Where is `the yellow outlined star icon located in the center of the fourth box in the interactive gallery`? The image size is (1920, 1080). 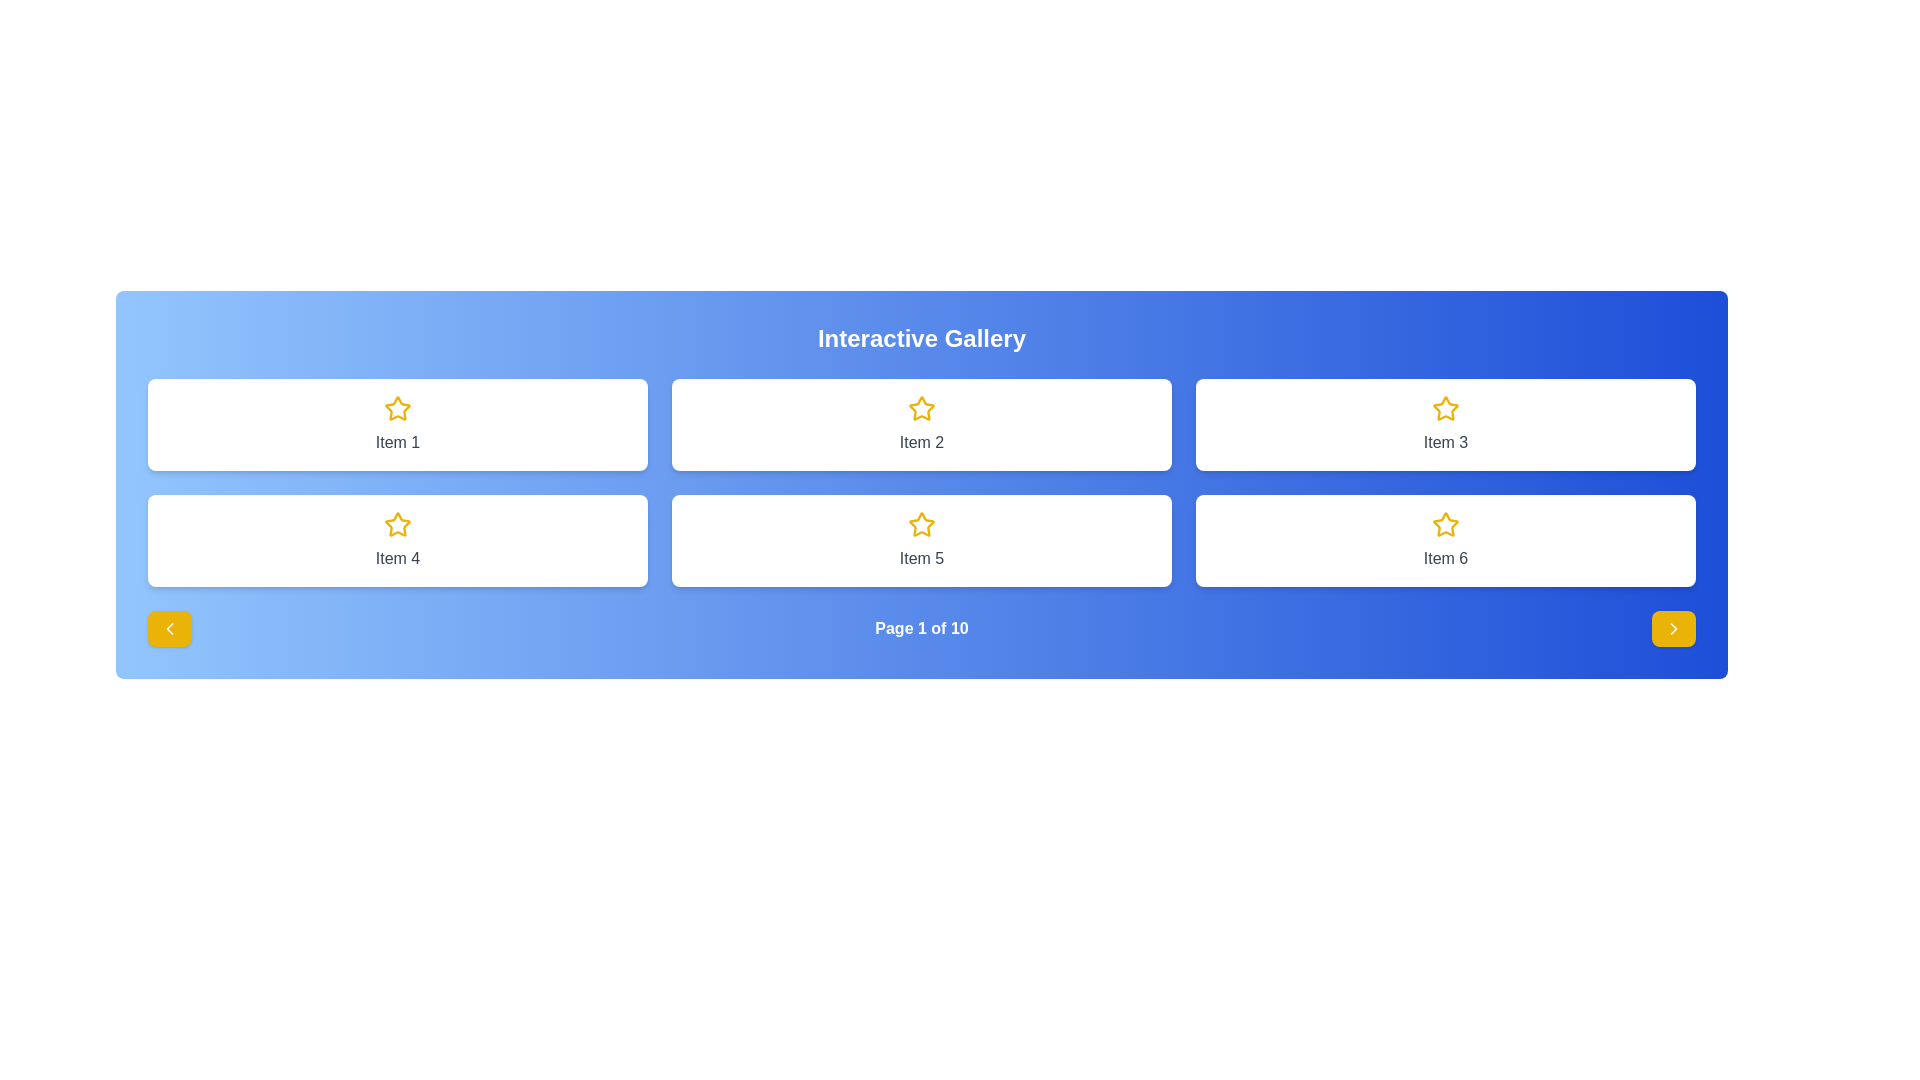 the yellow outlined star icon located in the center of the fourth box in the interactive gallery is located at coordinates (398, 523).